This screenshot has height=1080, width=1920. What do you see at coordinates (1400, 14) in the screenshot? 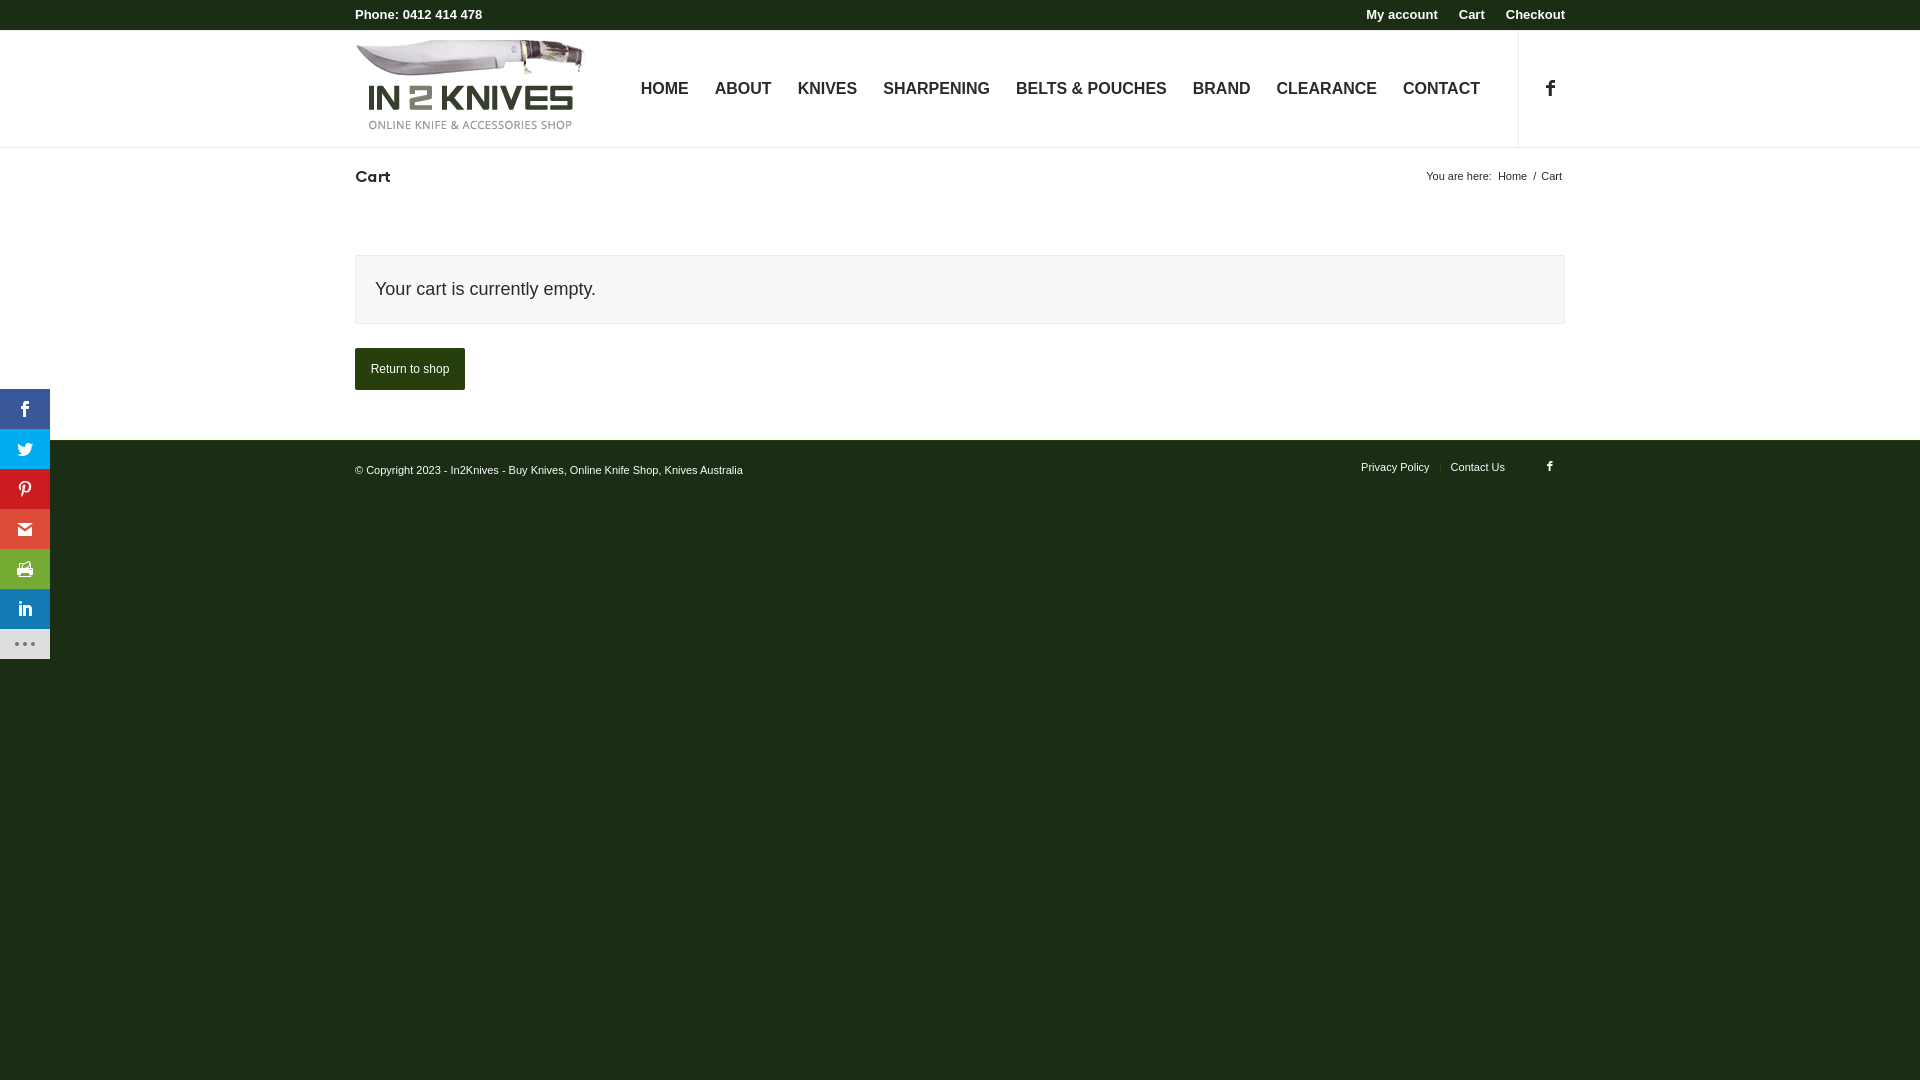
I see `'My account'` at bounding box center [1400, 14].